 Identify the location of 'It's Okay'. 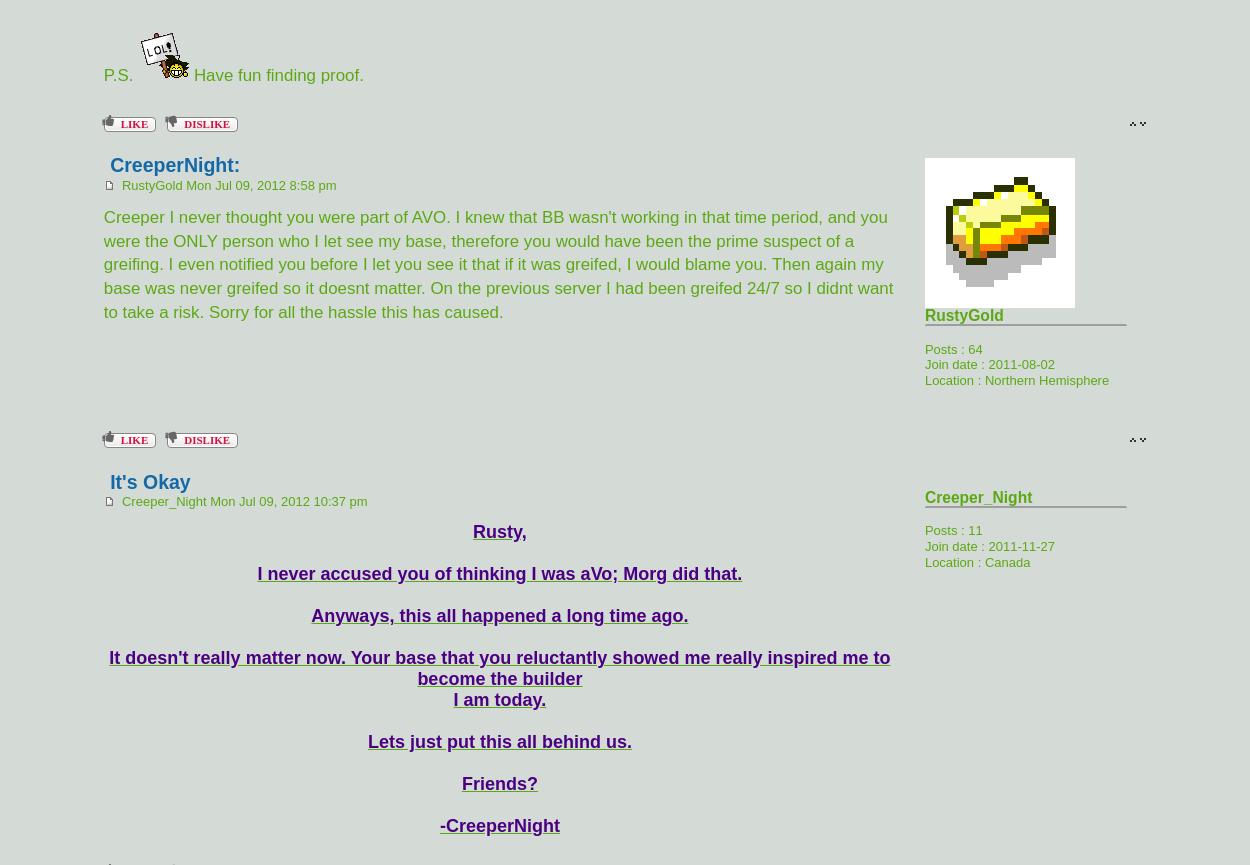
(150, 480).